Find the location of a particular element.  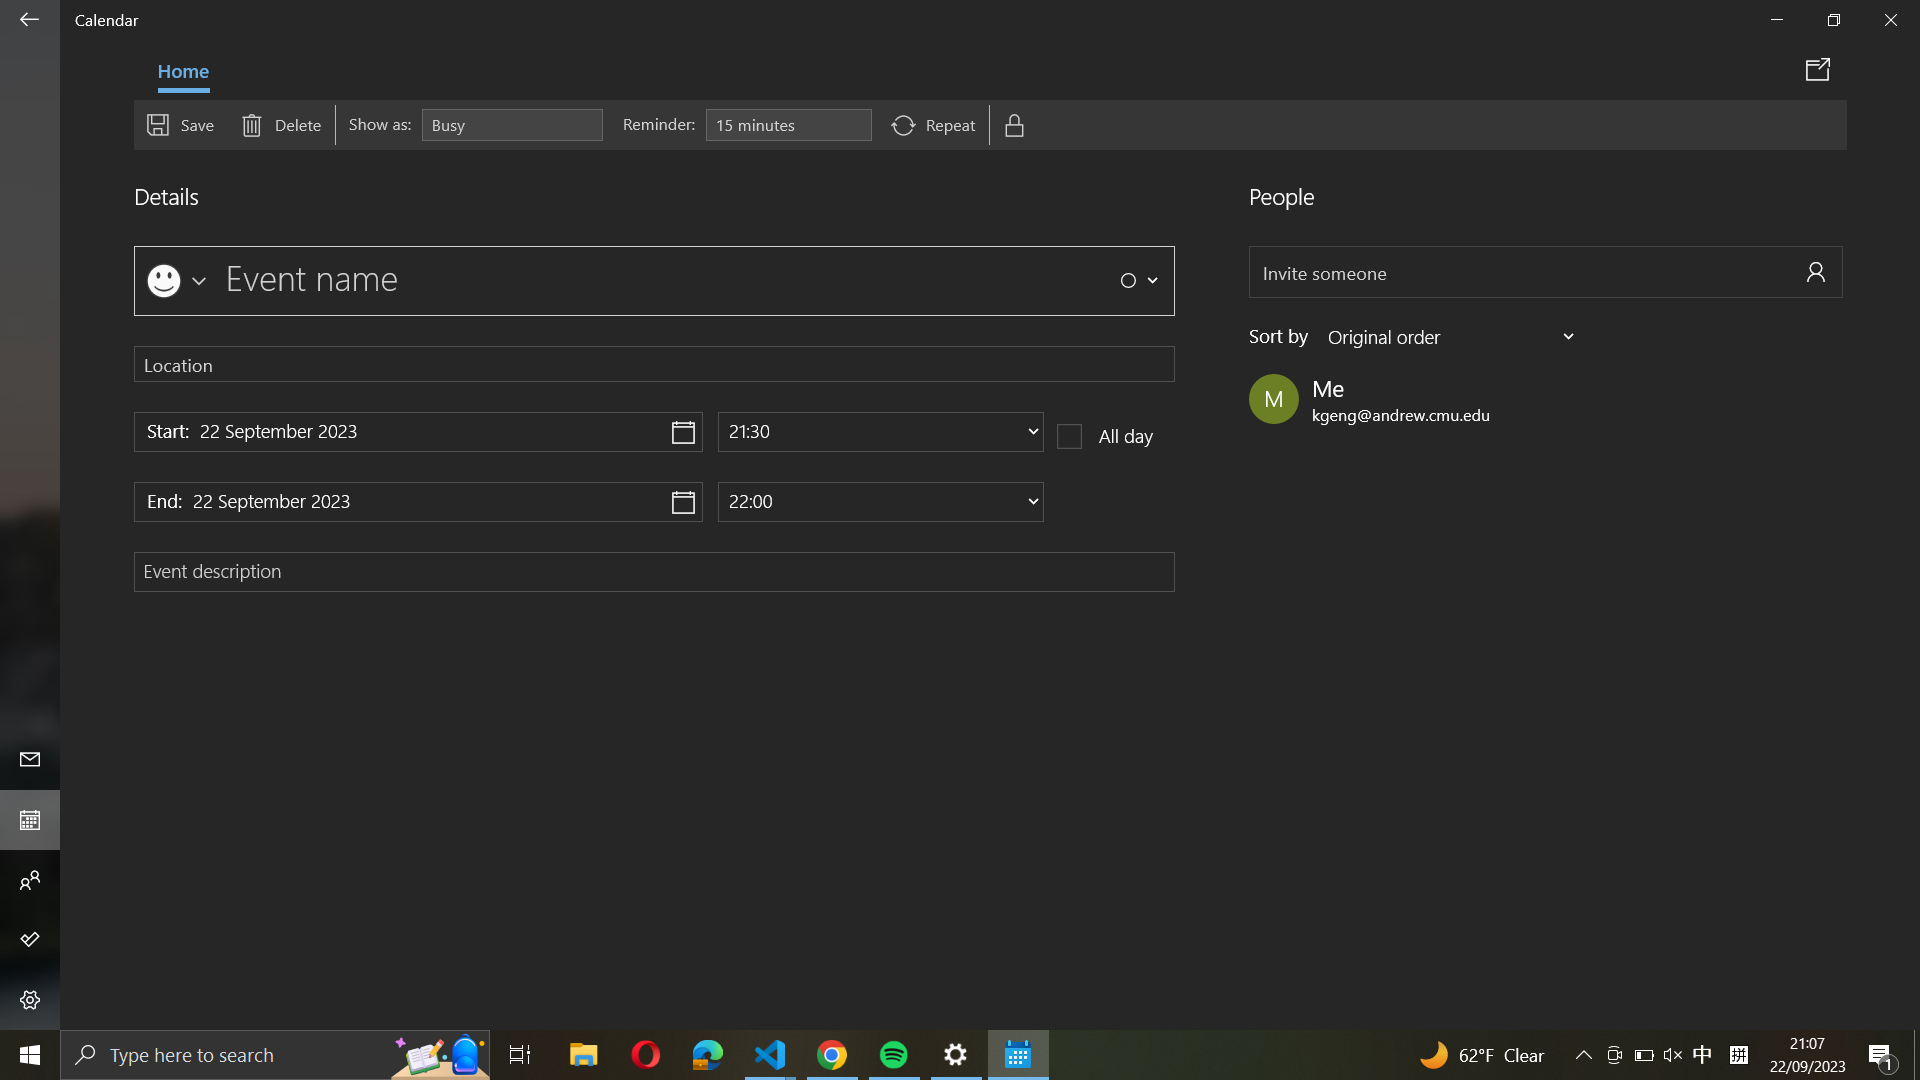

Utilize the "Share event" option for opening the event in a separate window is located at coordinates (1821, 68).